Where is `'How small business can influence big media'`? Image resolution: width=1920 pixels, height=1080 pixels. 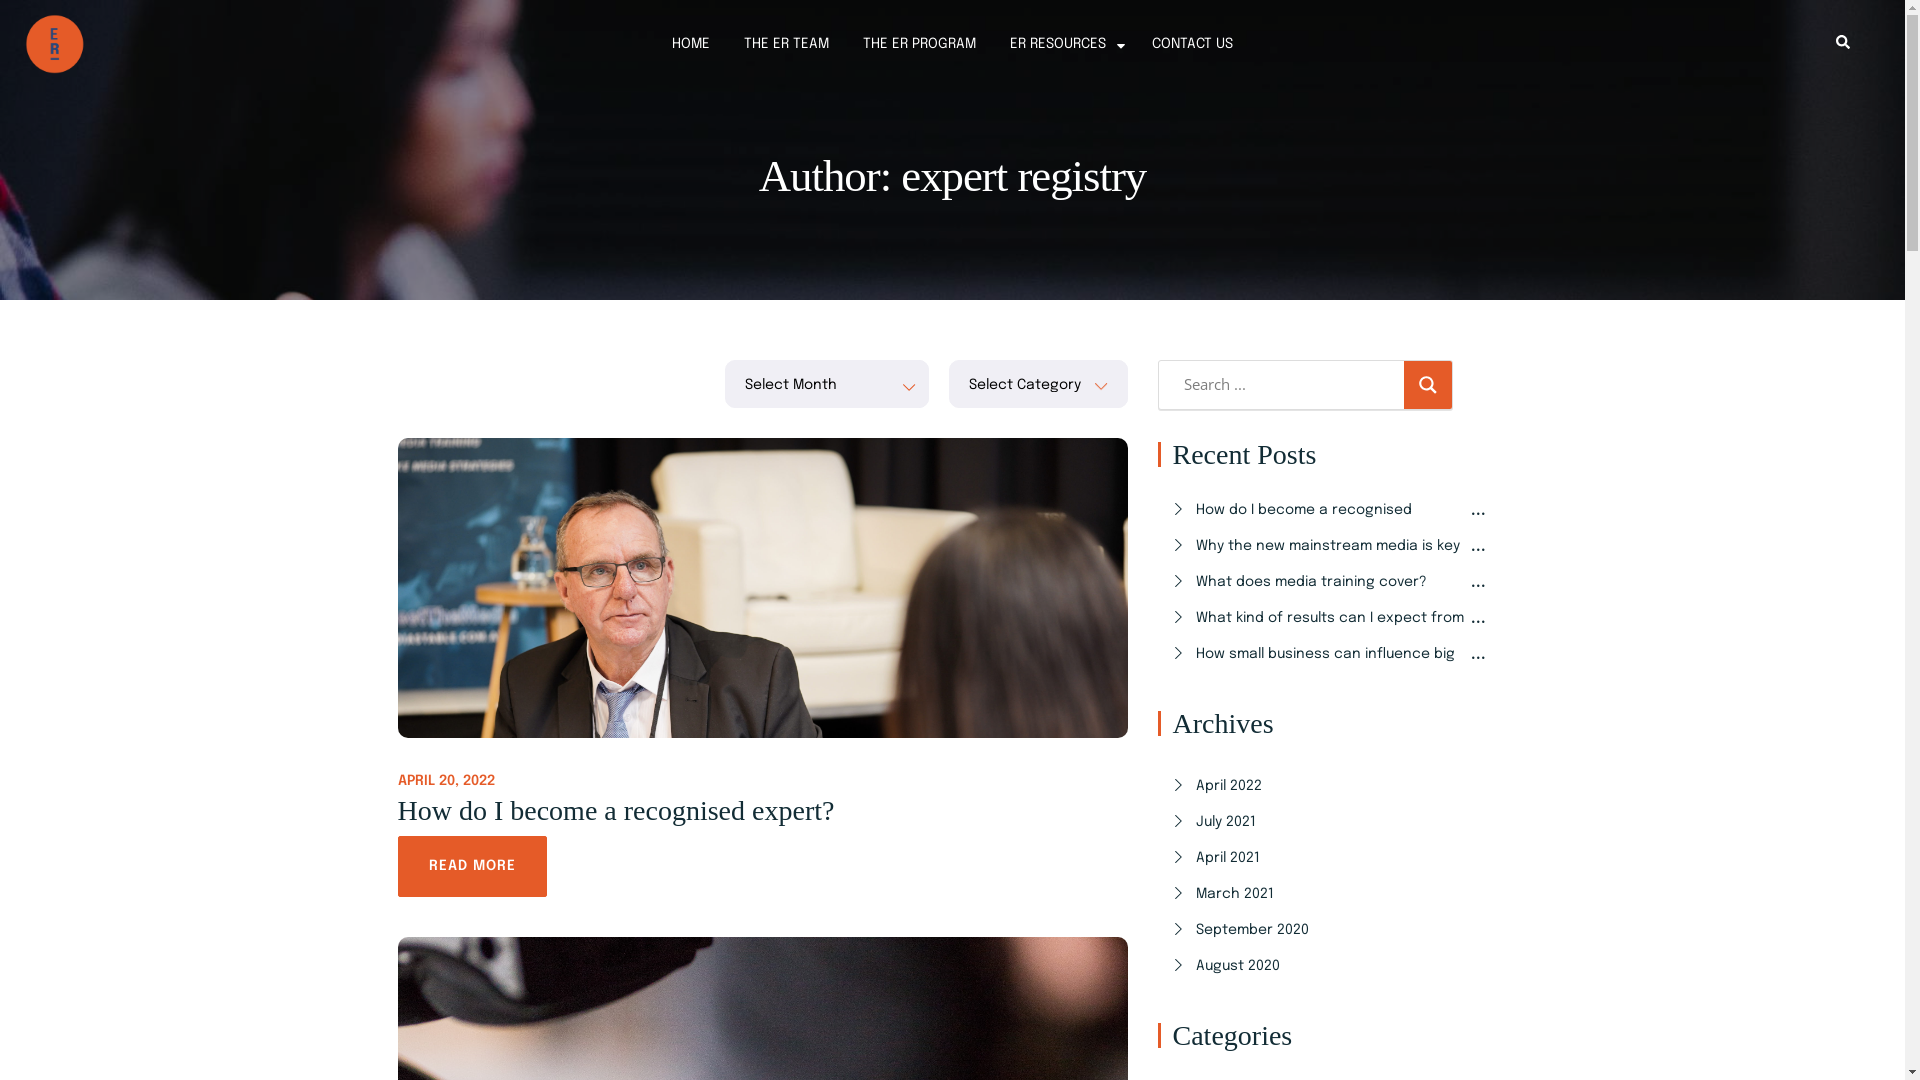 'How small business can influence big media' is located at coordinates (1330, 674).